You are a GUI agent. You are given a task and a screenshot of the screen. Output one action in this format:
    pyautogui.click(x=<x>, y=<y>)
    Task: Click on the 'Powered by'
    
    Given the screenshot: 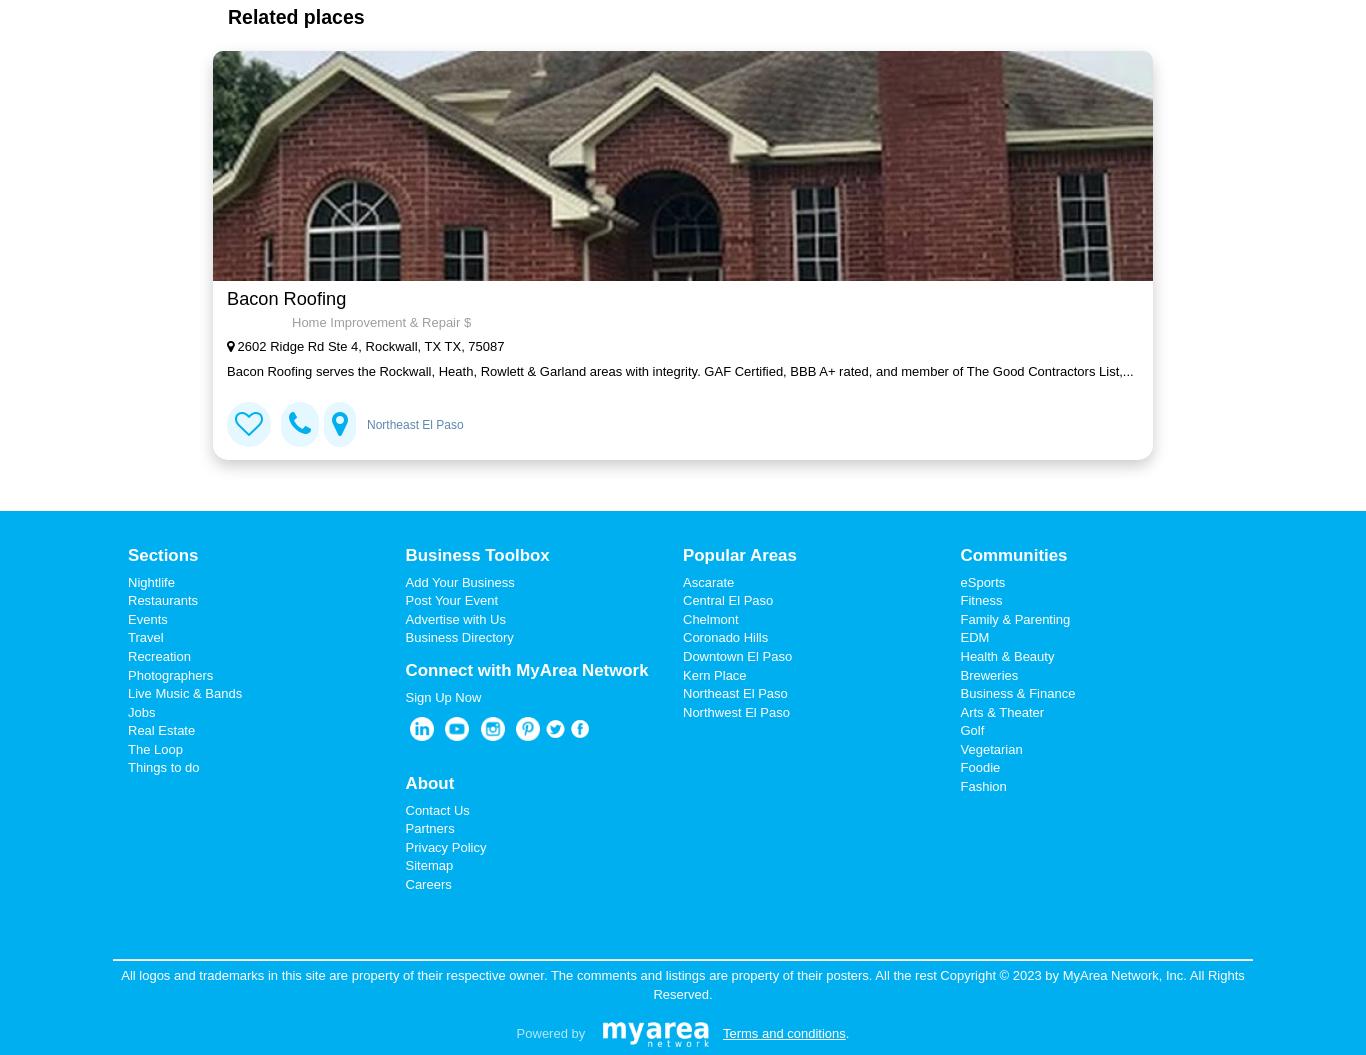 What is the action you would take?
    pyautogui.click(x=550, y=1032)
    